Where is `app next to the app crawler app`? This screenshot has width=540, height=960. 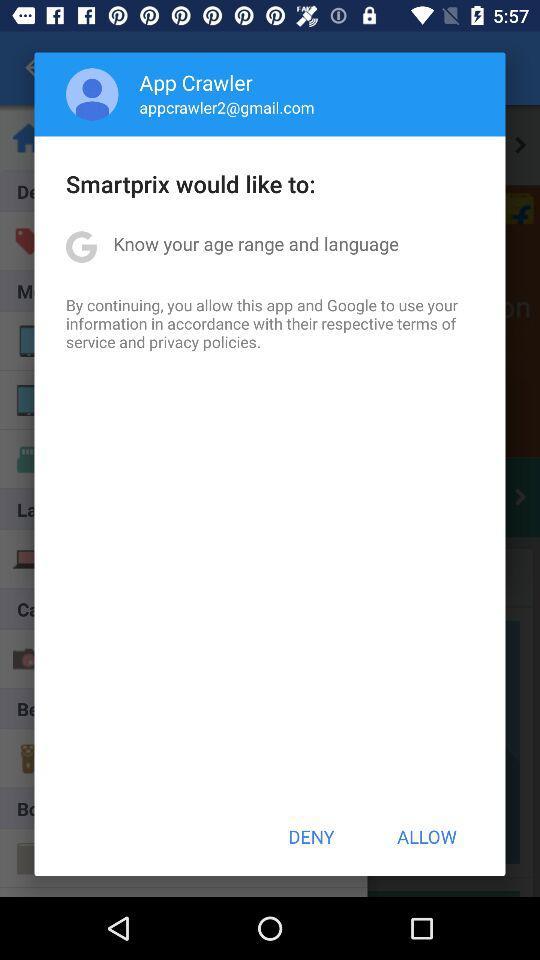 app next to the app crawler app is located at coordinates (91, 94).